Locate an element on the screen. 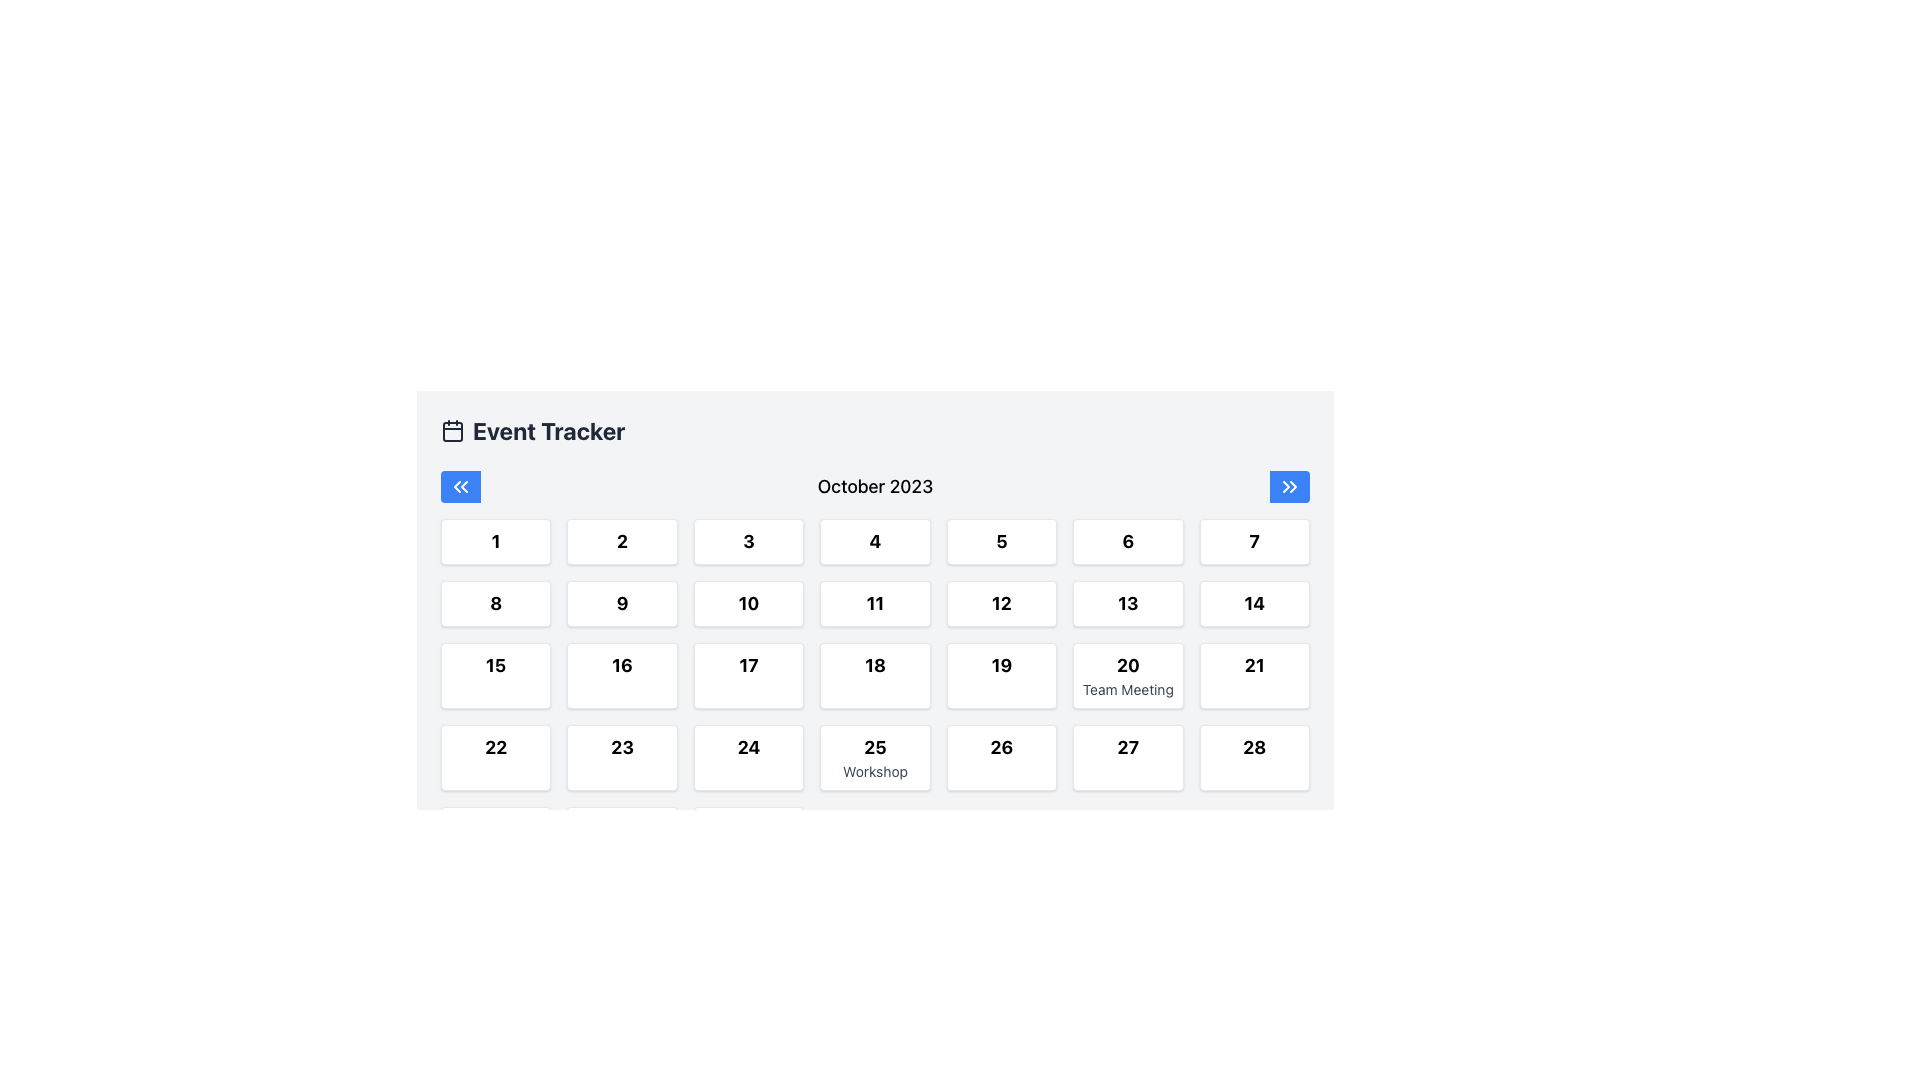  the small graphic arrow icon that forms part of the double-chevron symbol in the top-right corner of the calendar's header section to trigger a tooltip is located at coordinates (1293, 486).